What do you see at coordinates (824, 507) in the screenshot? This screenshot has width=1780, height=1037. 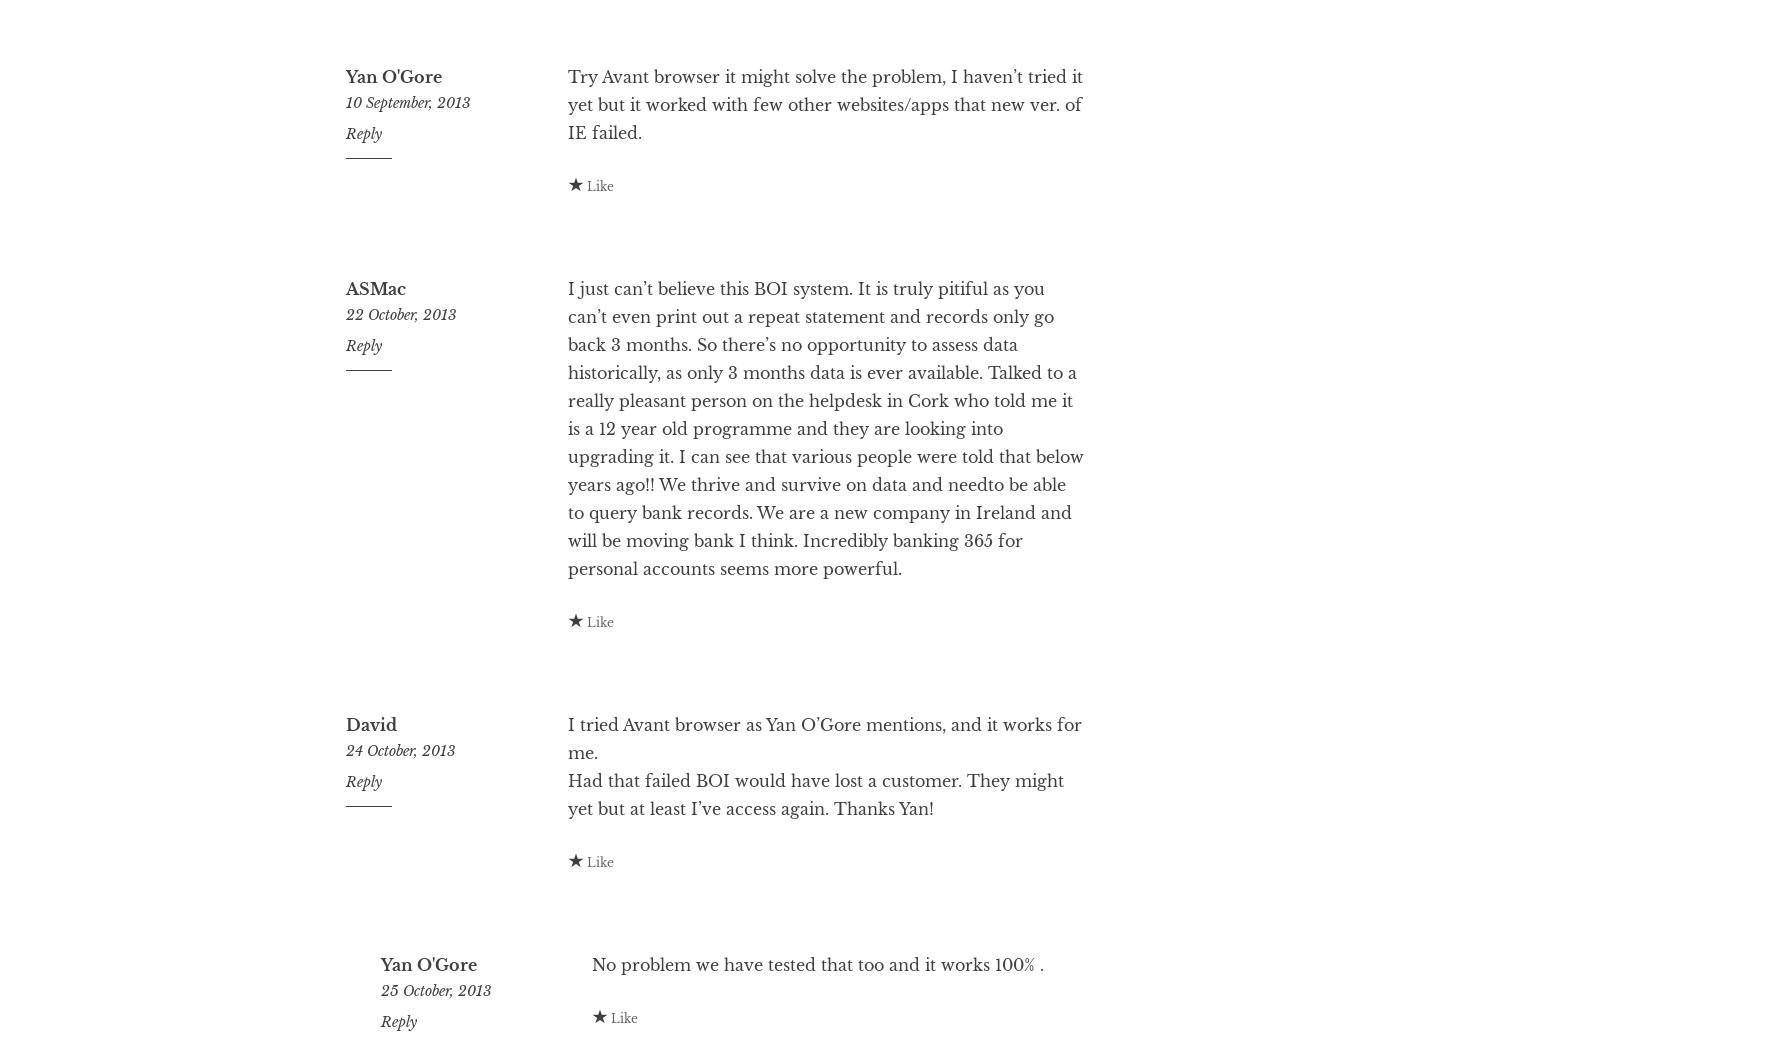 I see `'I just can’t believe this BOI system. It is truly pitiful as you can’t even print out a repeat statement and records only go back 3 months. So there’s no opportunity to assess data historically, as only 3 months data is ever available. Talked to a really pleasant person on the helpdesk in Cork who told me it is a 12 year old programme and they are looking into upgrading it. I can see that various people were told that below years ago!! We thrive and survive on data and needto be able to query bank records. We are a new company in Ireland and will be moving bank I think. Incredibly banking 365 for personal accounts seems more powerful.'` at bounding box center [824, 507].